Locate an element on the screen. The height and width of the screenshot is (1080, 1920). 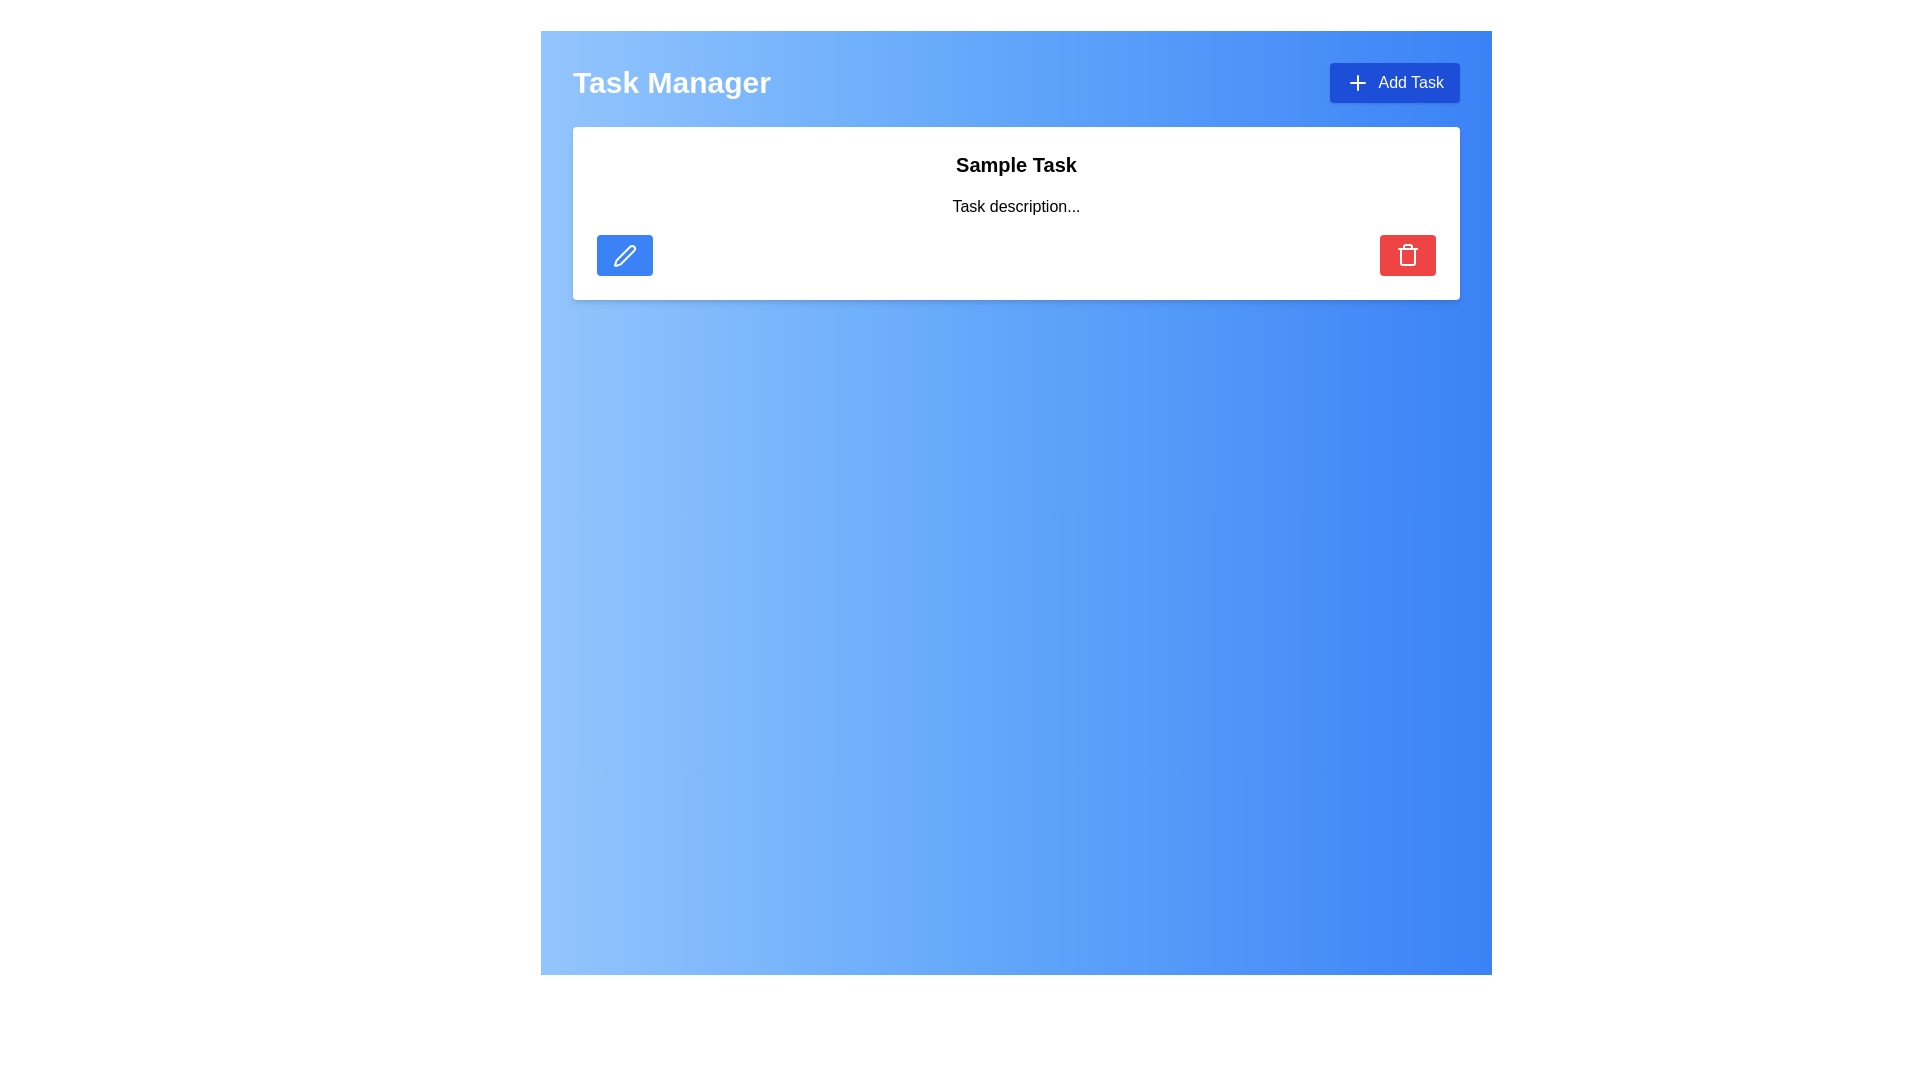
the delete icon located within the red button on the right side of the white task card is located at coordinates (1406, 253).